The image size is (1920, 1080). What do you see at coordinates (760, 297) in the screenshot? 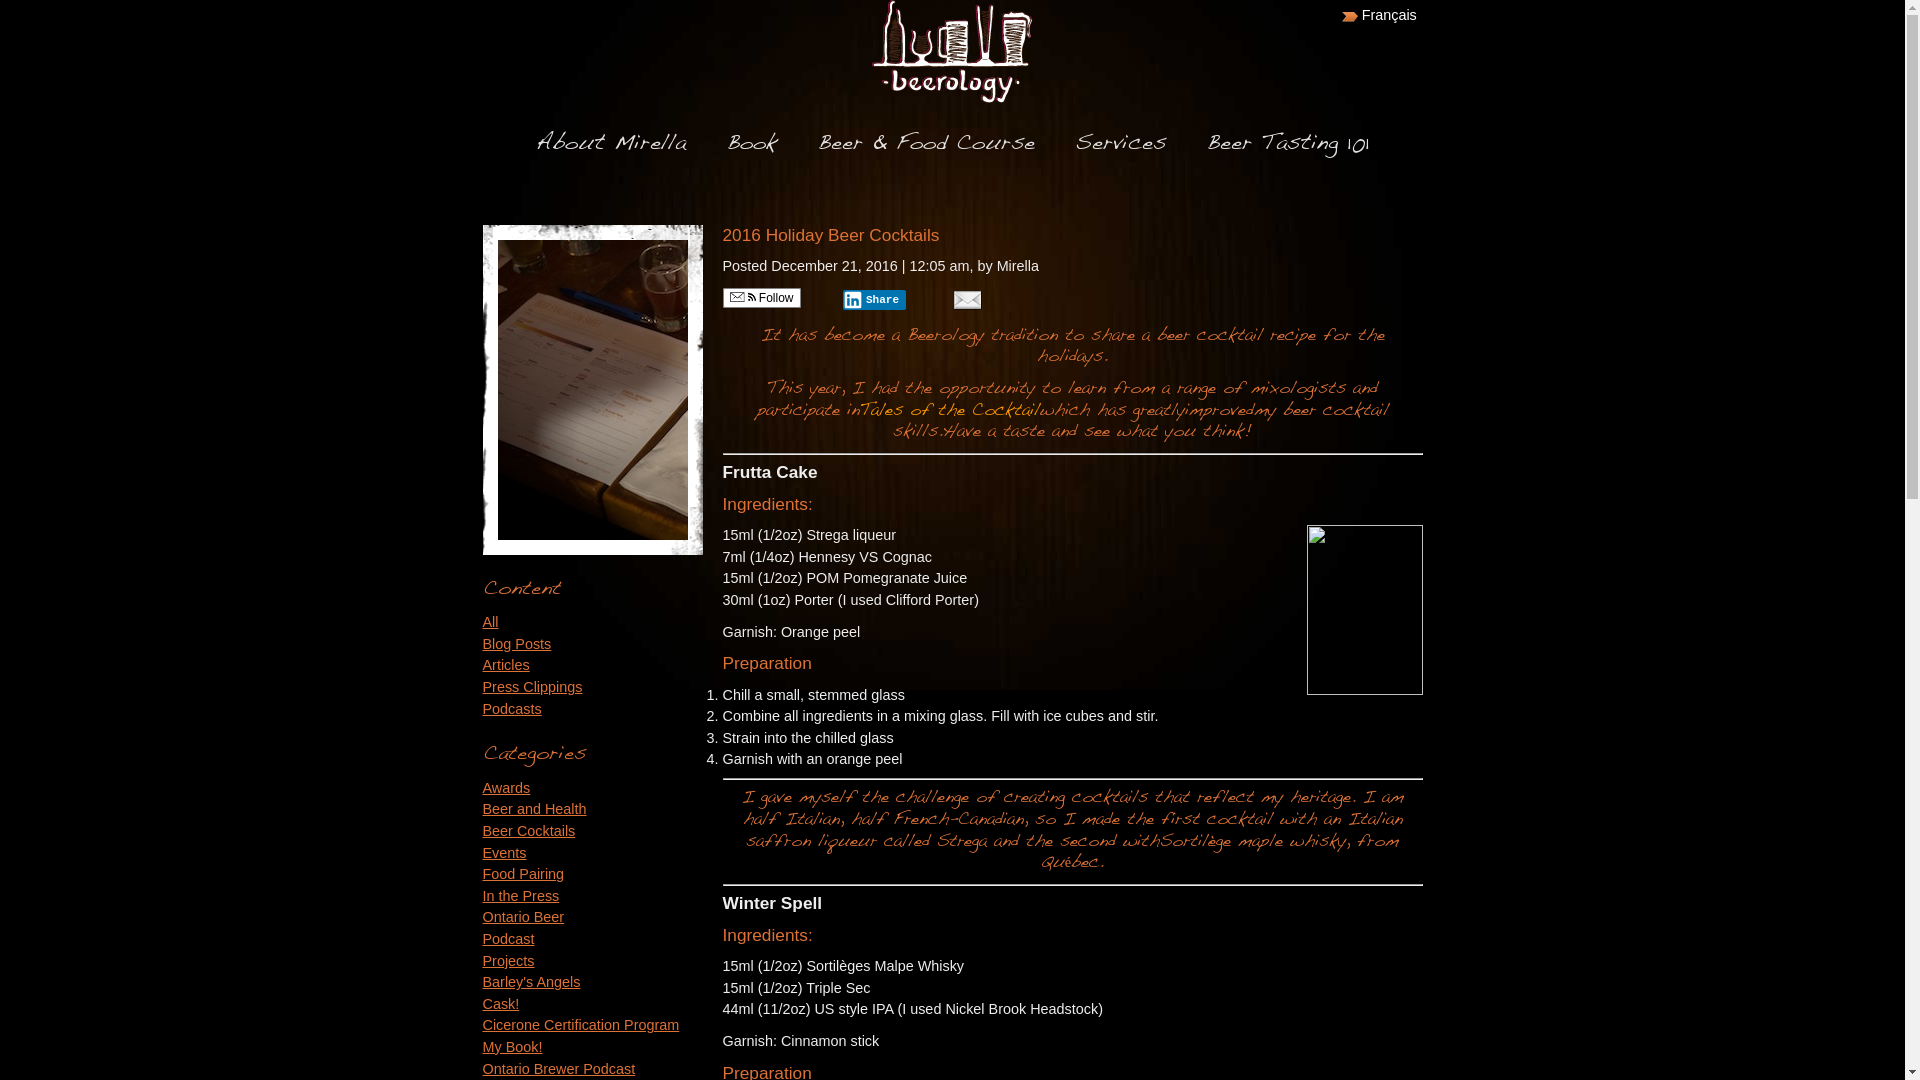
I see `'Follow'` at bounding box center [760, 297].